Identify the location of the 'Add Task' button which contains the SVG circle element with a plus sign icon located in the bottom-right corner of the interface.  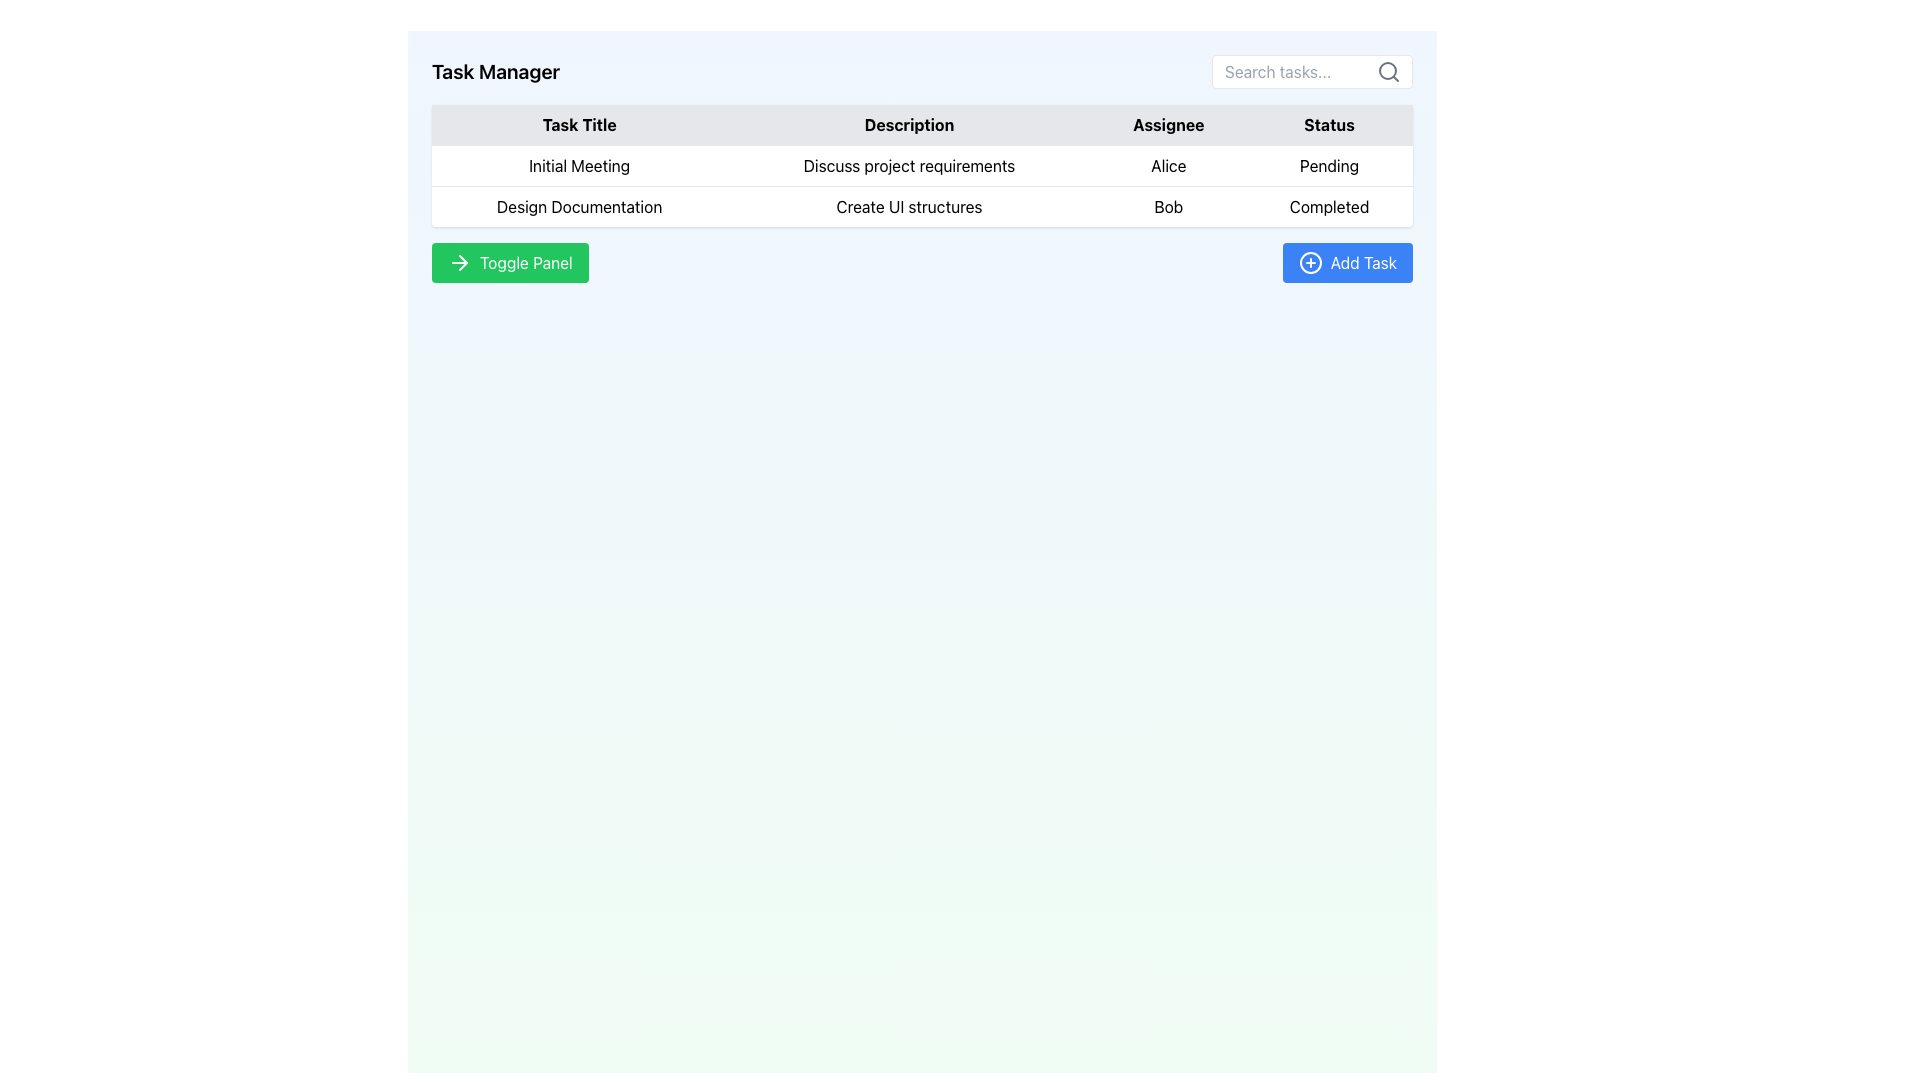
(1310, 261).